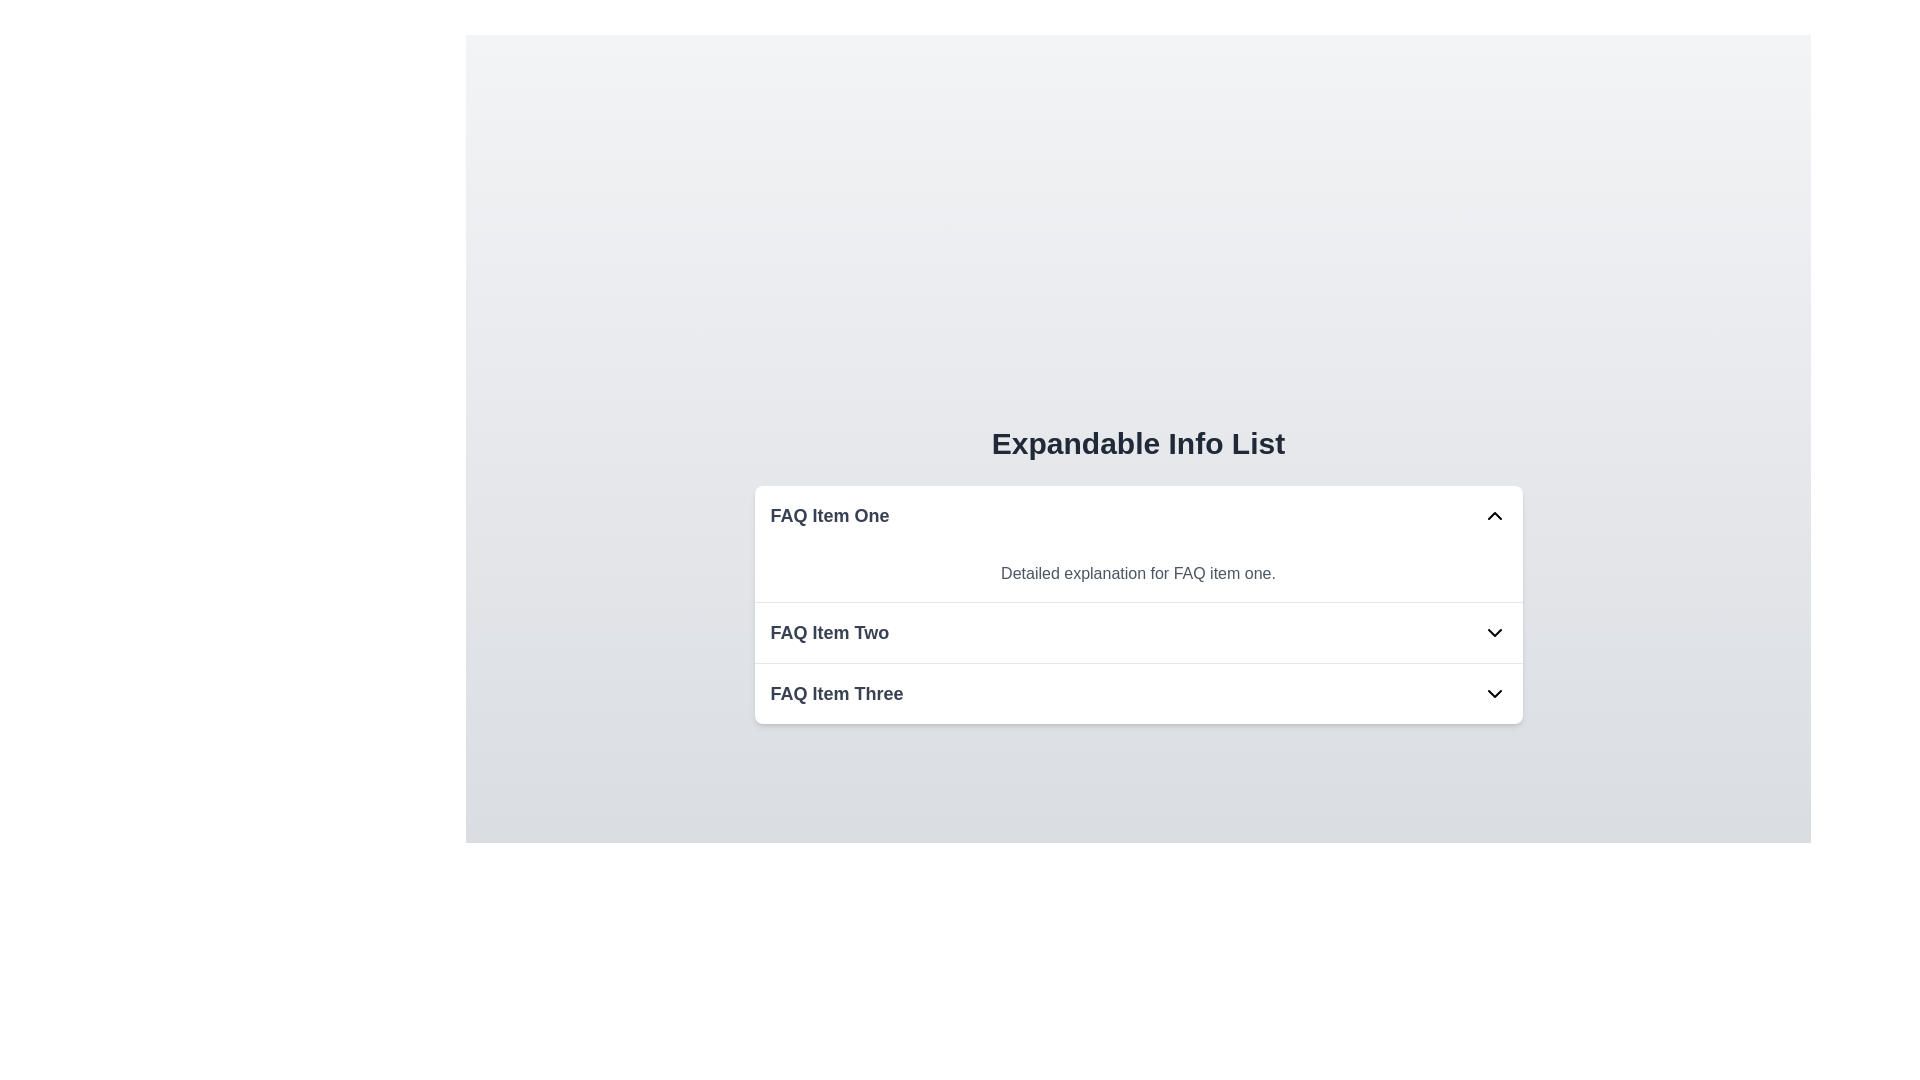 This screenshot has width=1920, height=1080. What do you see at coordinates (1494, 693) in the screenshot?
I see `the downward-pointing chevron icon adjacent to 'FAQ Item Three' for potential visual feedback` at bounding box center [1494, 693].